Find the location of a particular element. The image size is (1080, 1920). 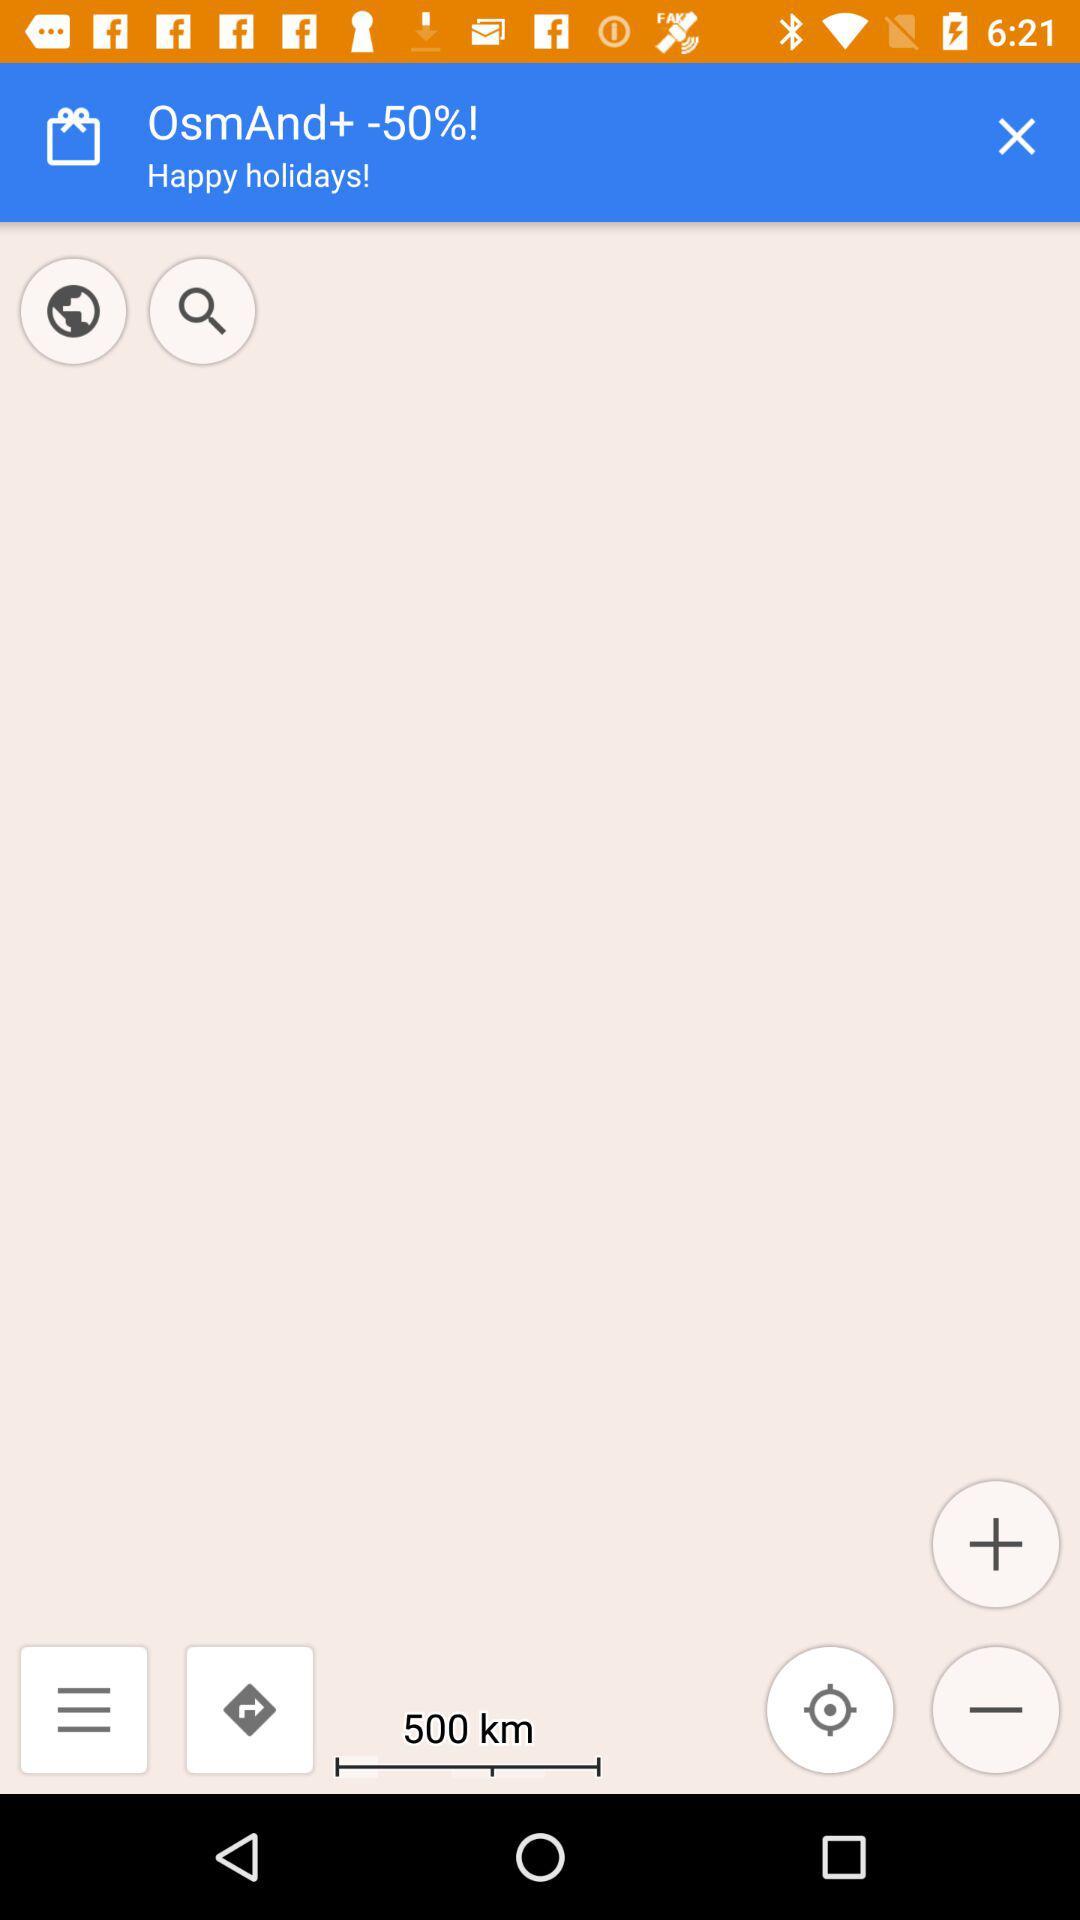

the item next to the 500 km icon is located at coordinates (248, 1708).